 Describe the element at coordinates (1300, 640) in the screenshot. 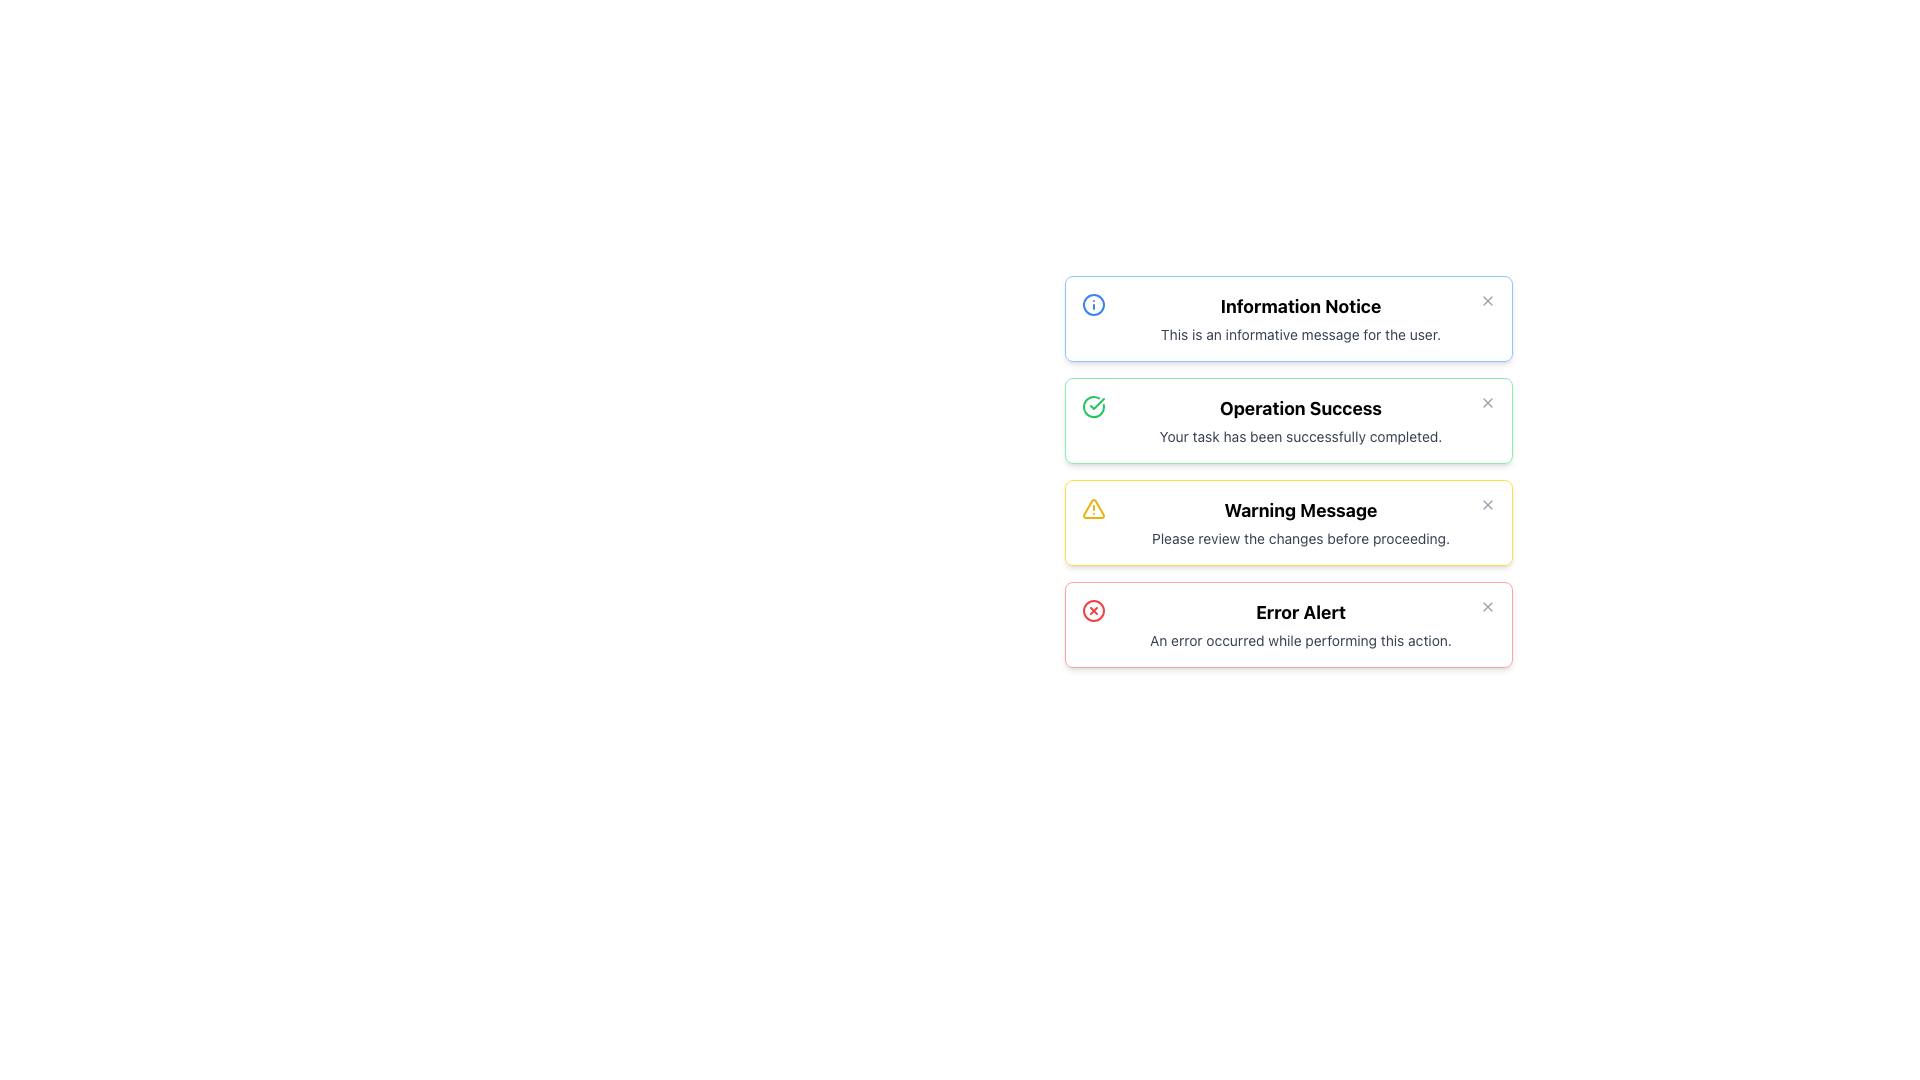

I see `the static text element displaying the message 'An error occurred while performing this action.' located within the 'Error Alert' notification block` at that location.